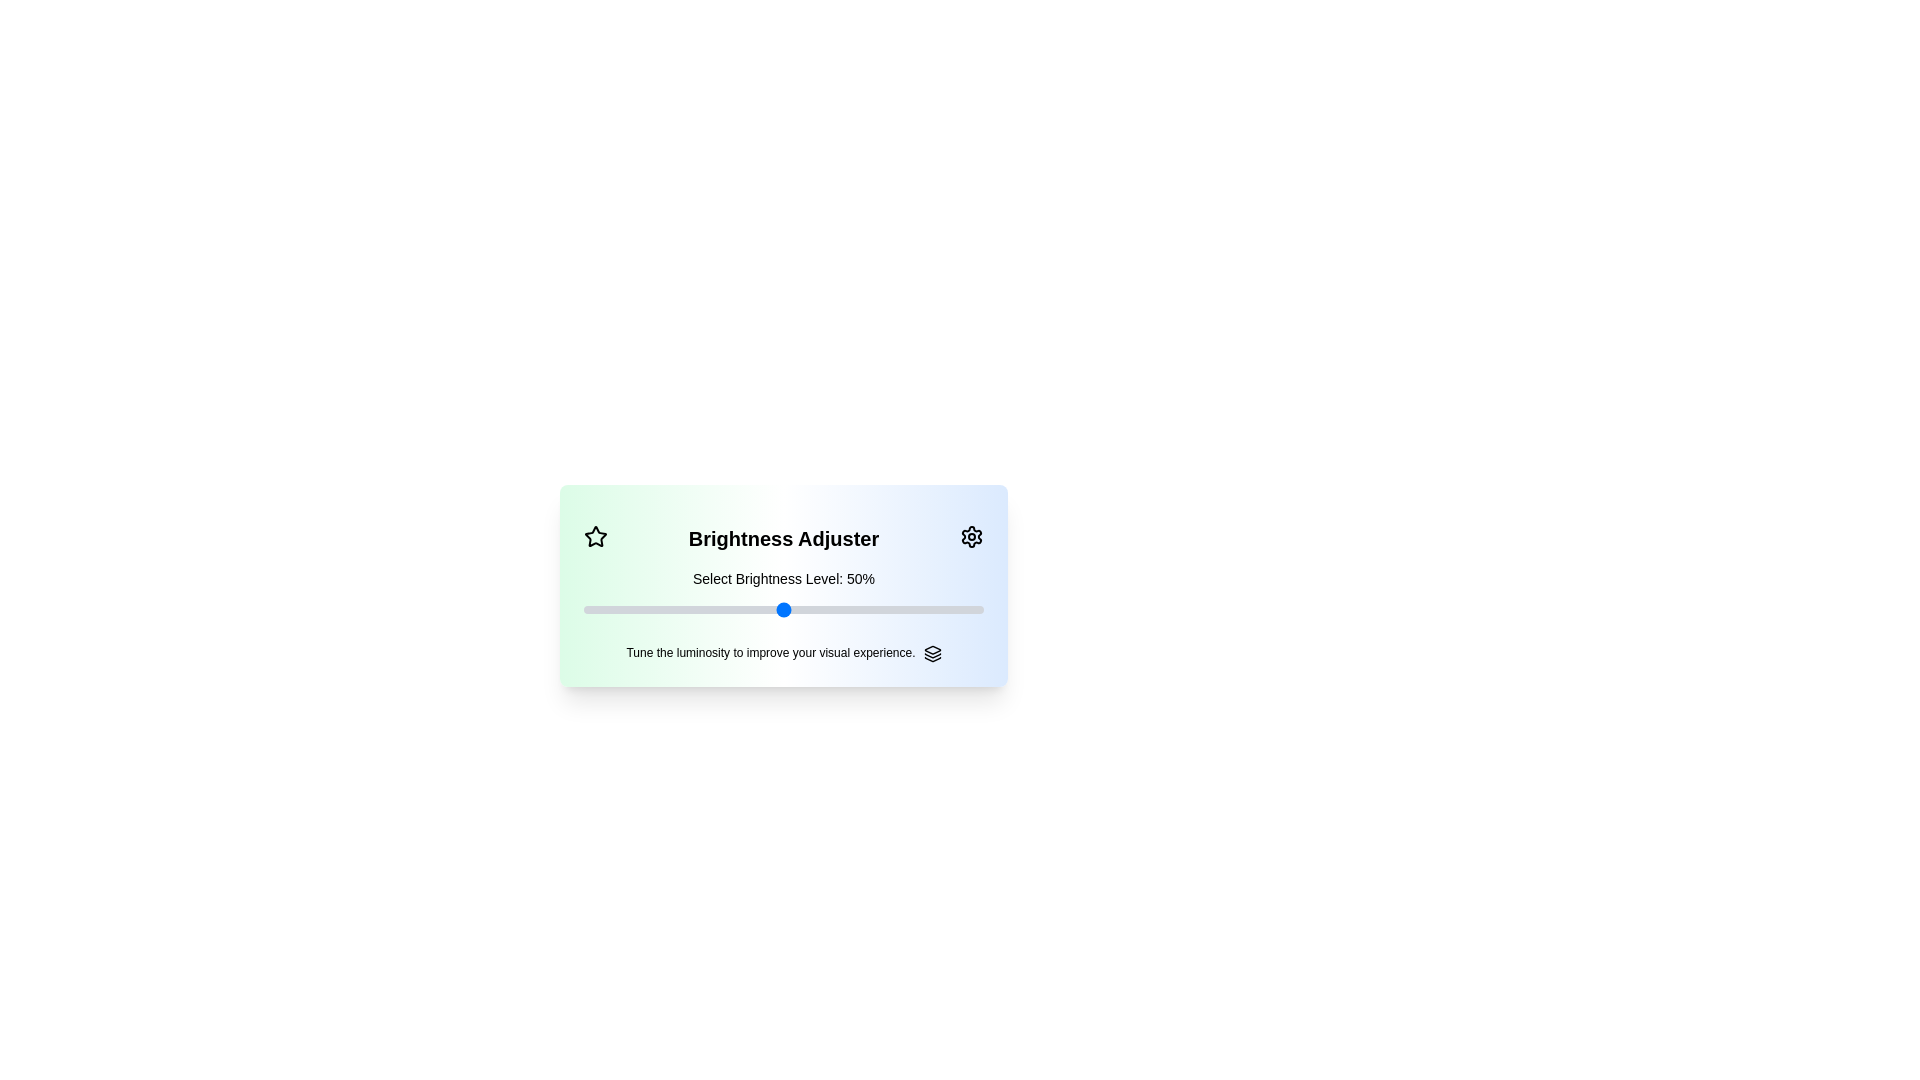 This screenshot has height=1080, width=1920. What do you see at coordinates (583, 608) in the screenshot?
I see `the slider to set brightness to 1%` at bounding box center [583, 608].